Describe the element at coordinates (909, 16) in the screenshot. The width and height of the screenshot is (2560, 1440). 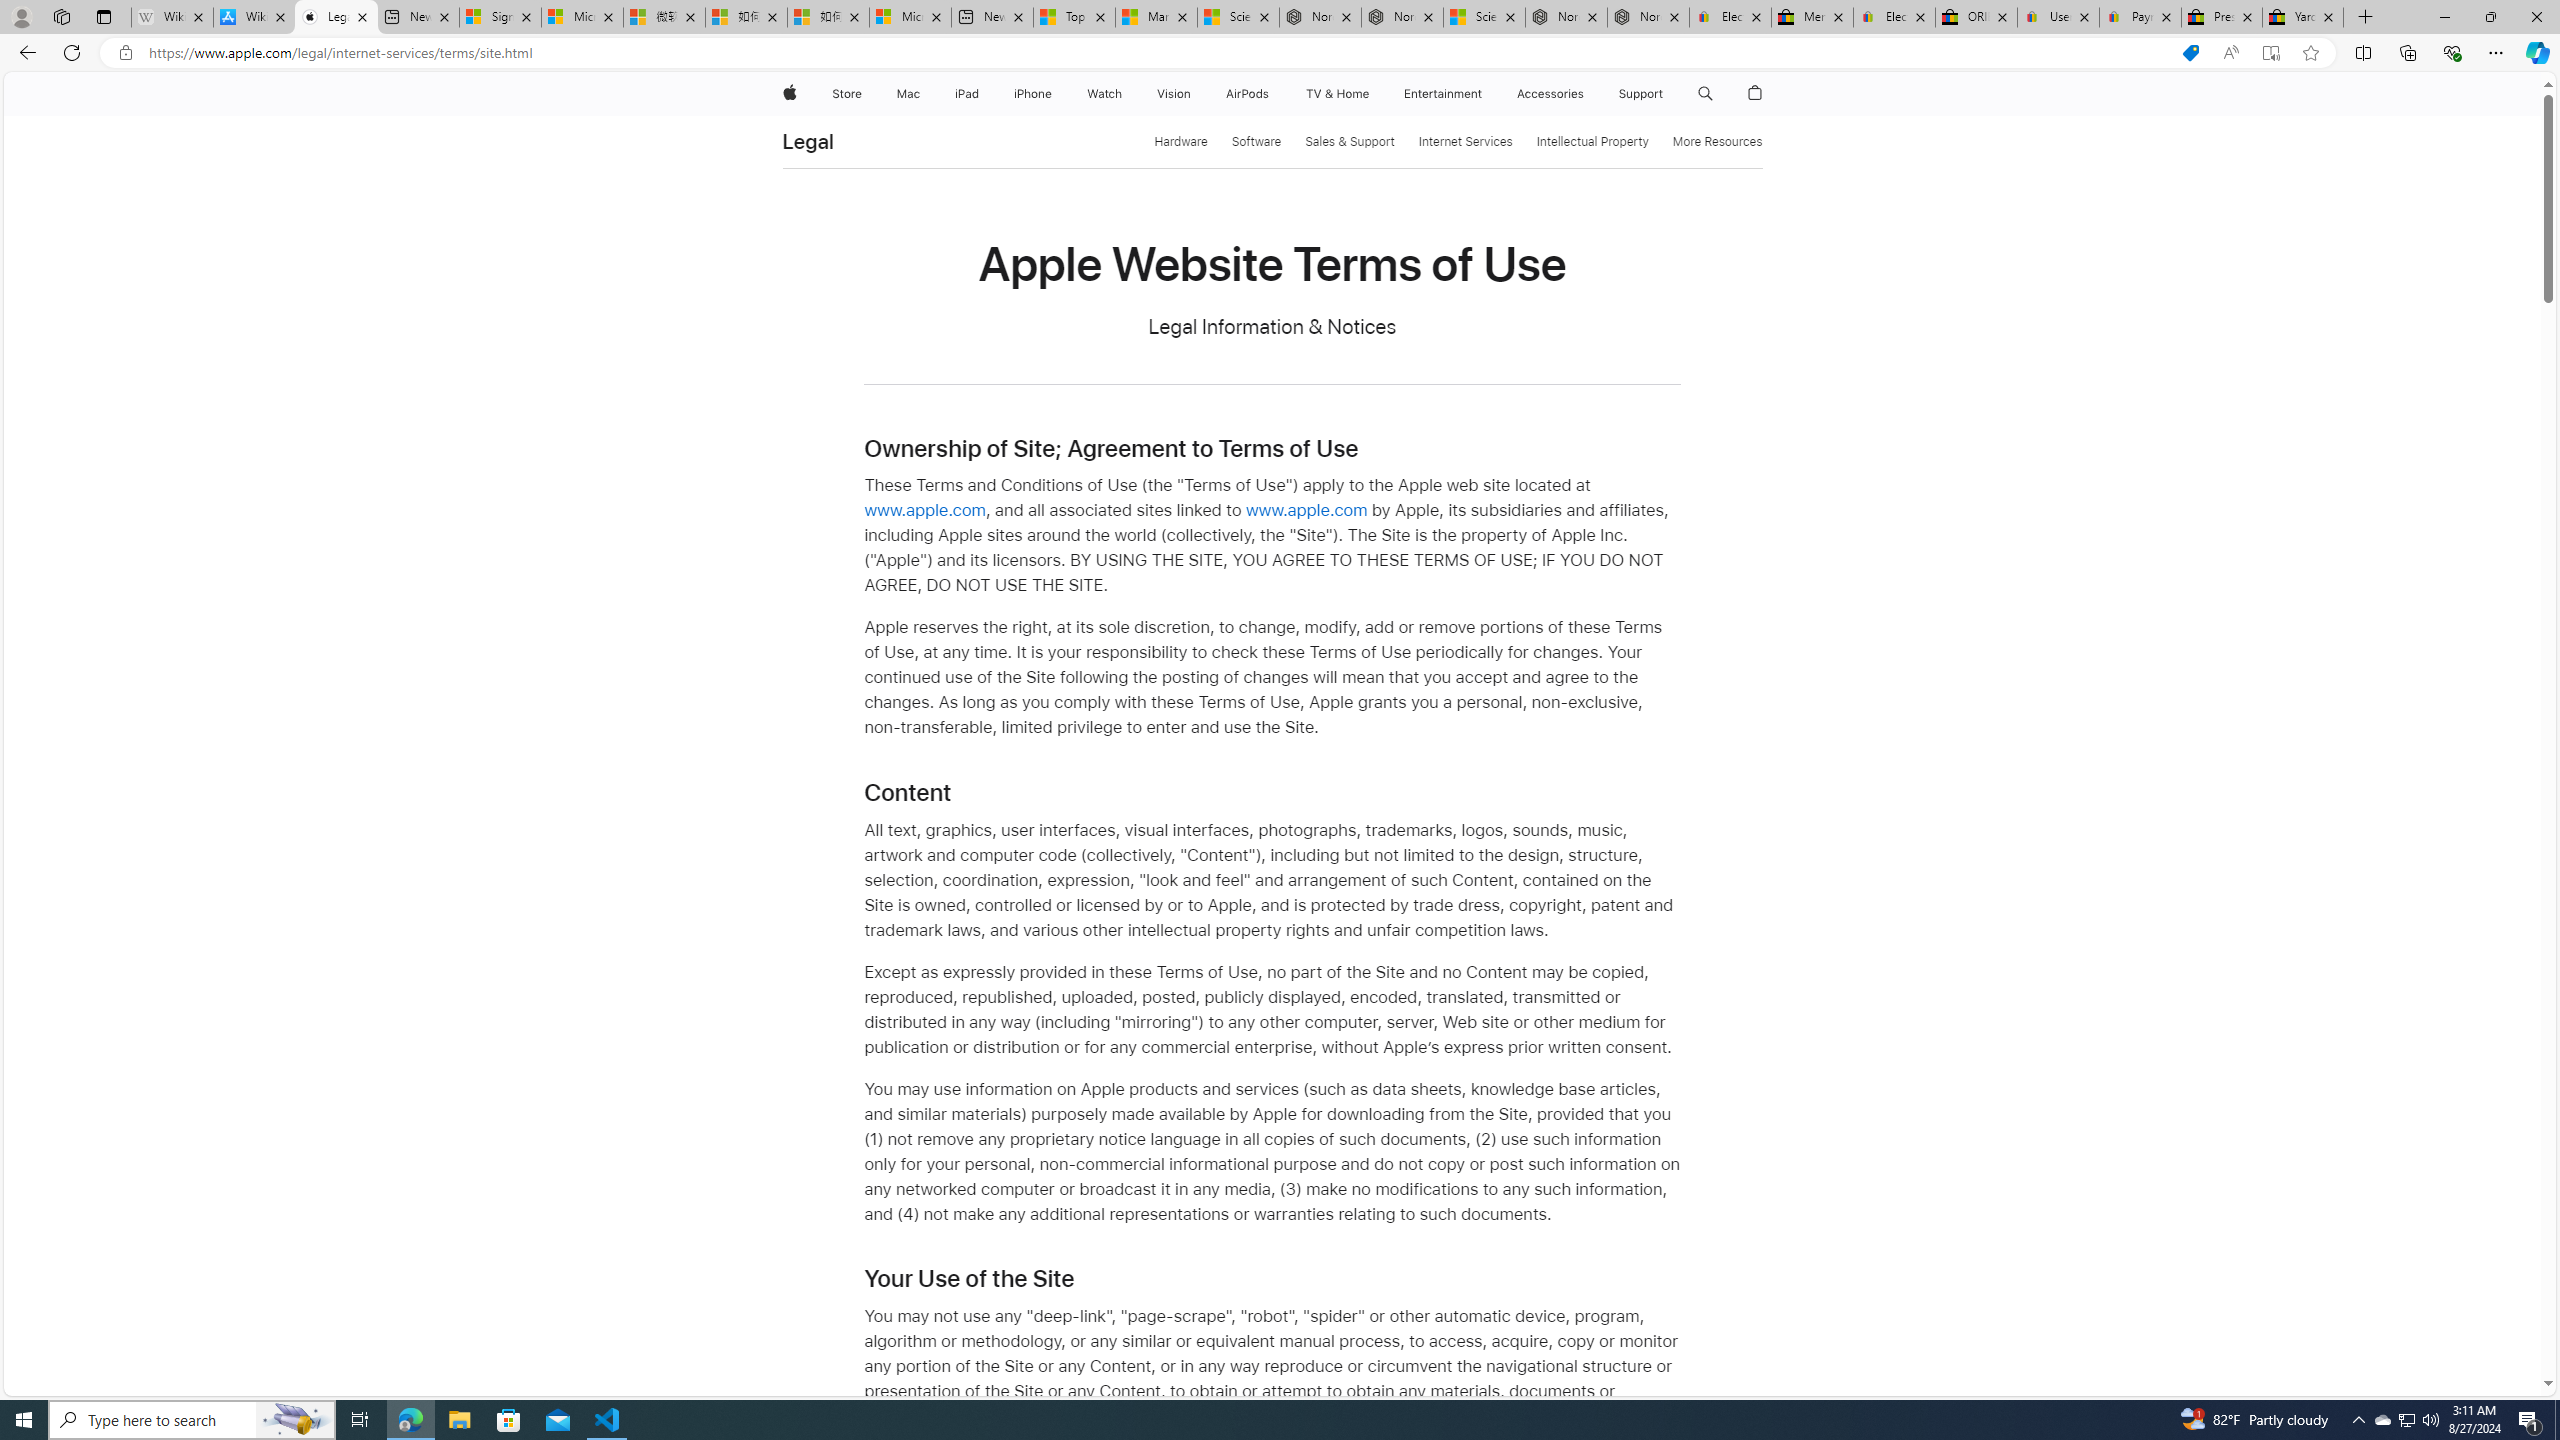
I see `'Microsoft account | Account Checkup'` at that location.